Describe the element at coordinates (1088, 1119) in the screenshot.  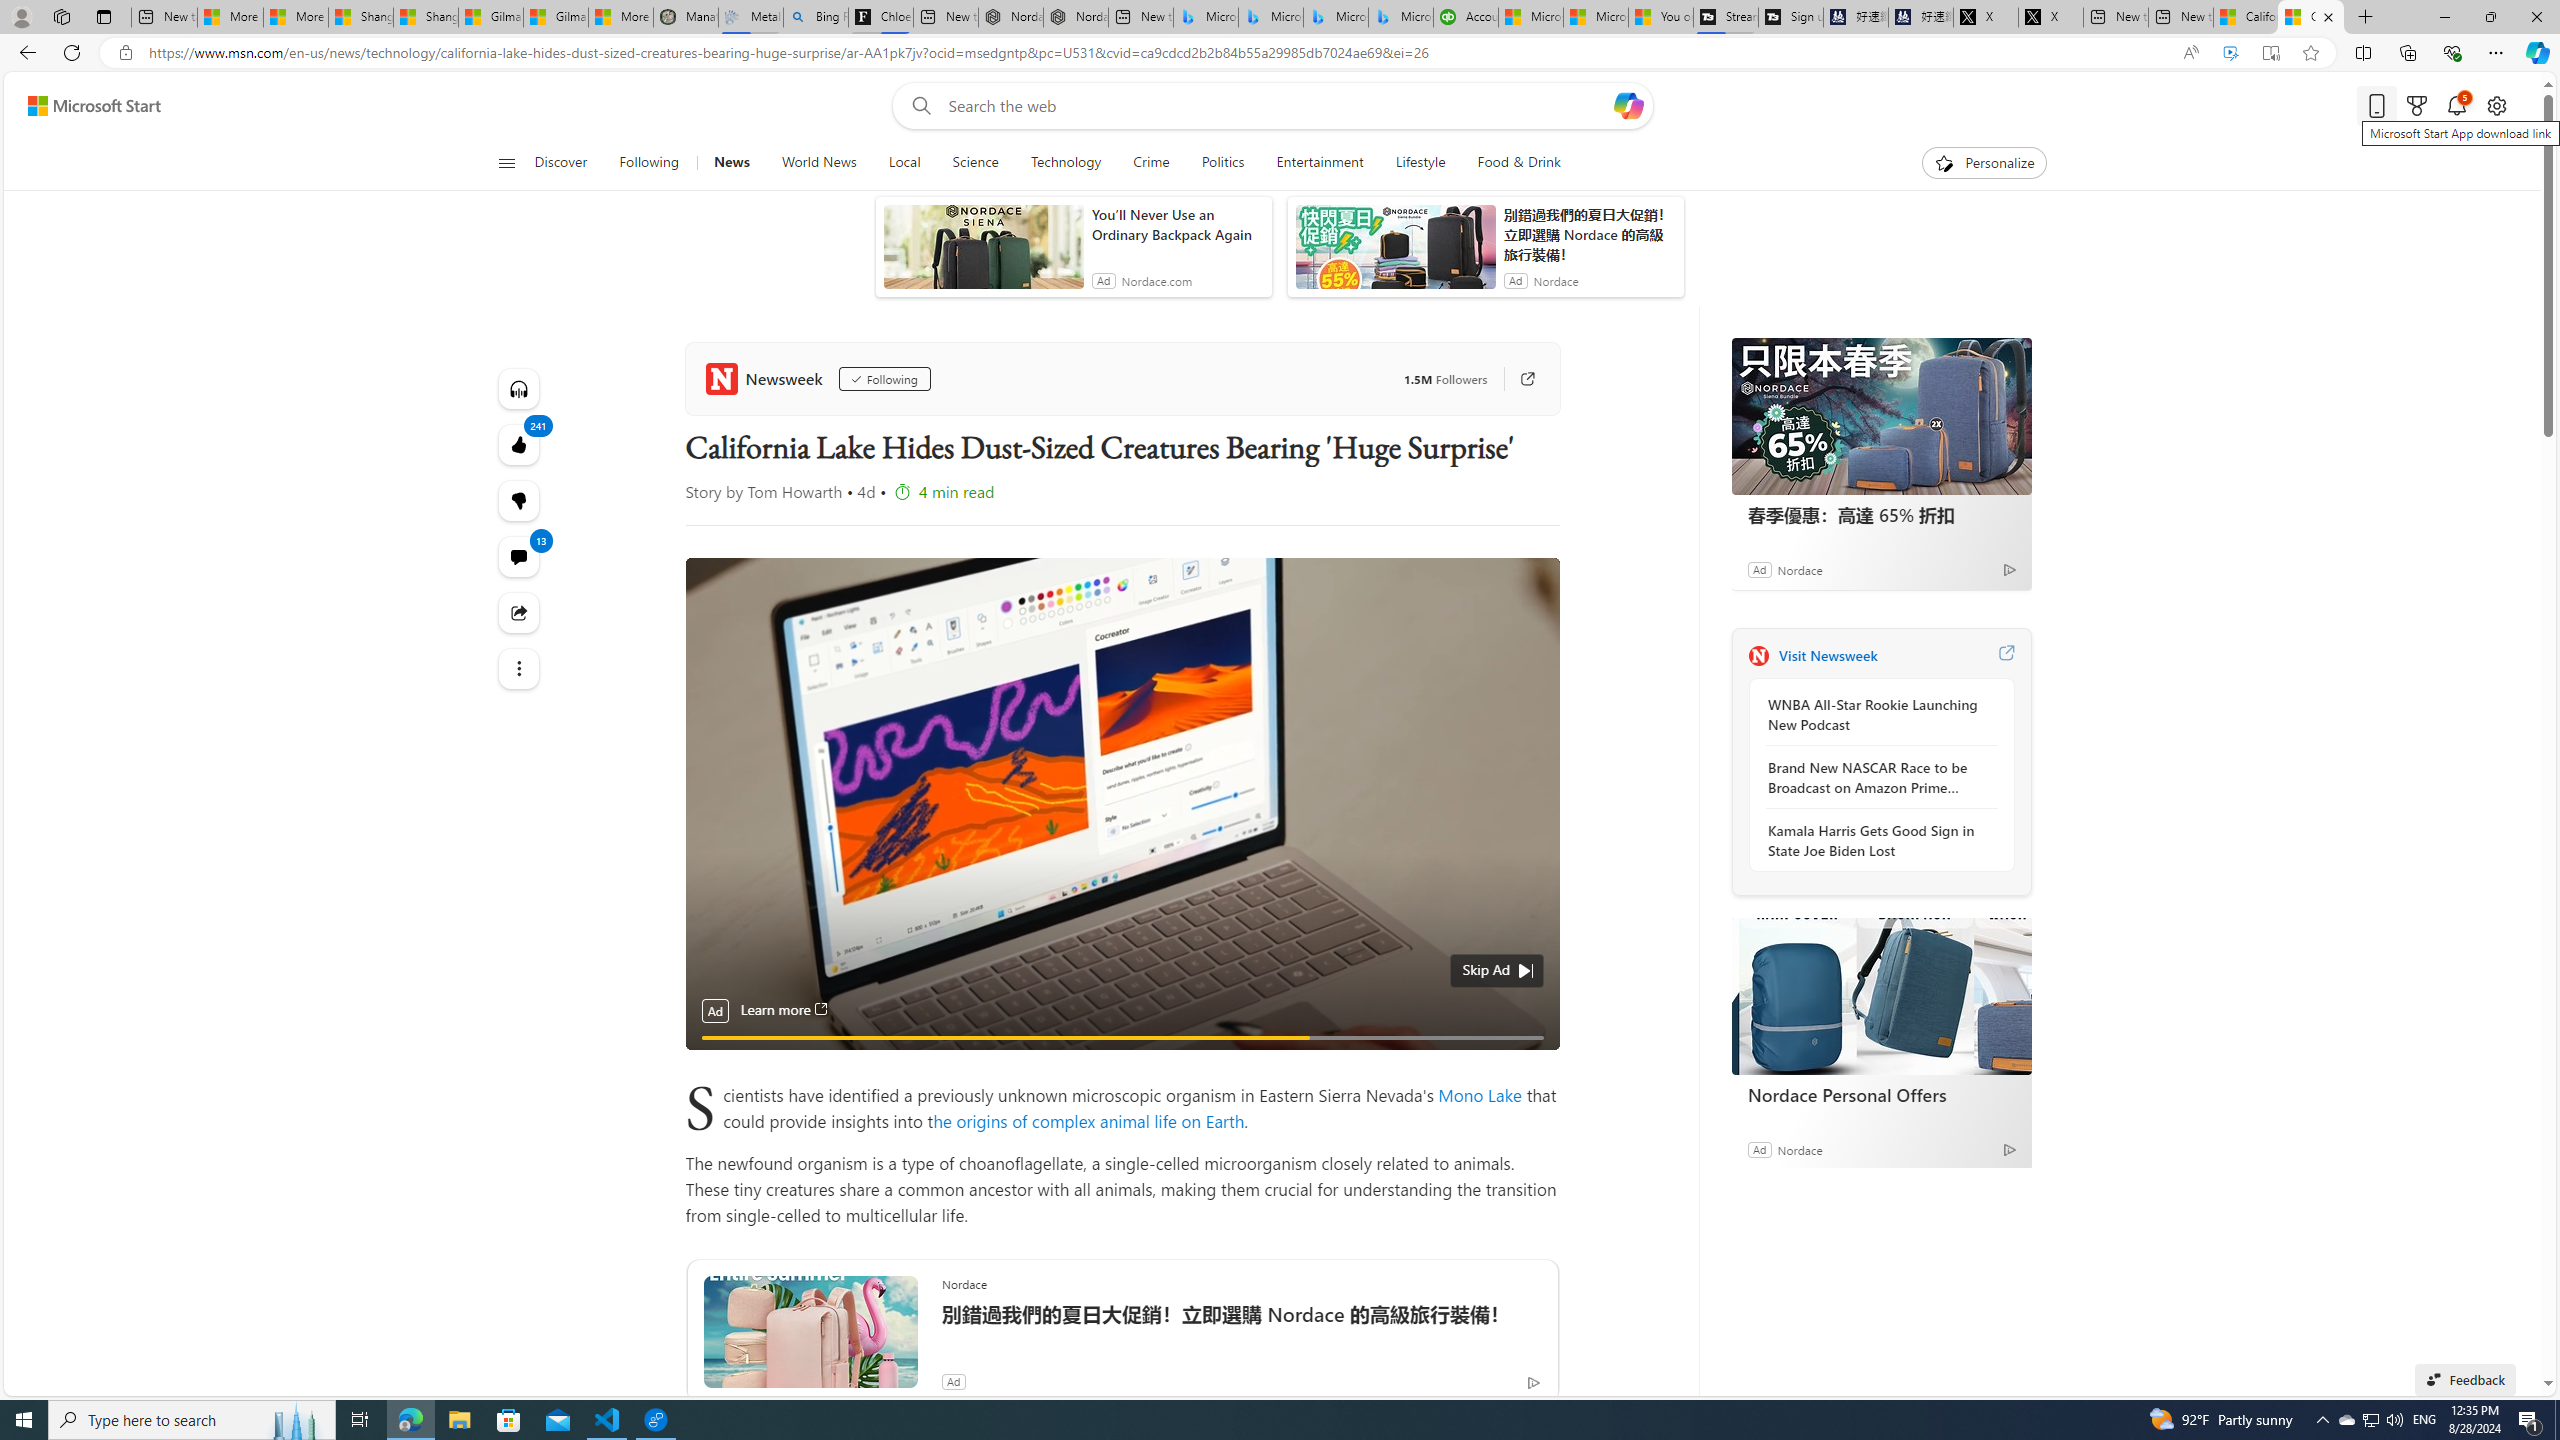
I see `'he origins of complex animal life on Earth'` at that location.